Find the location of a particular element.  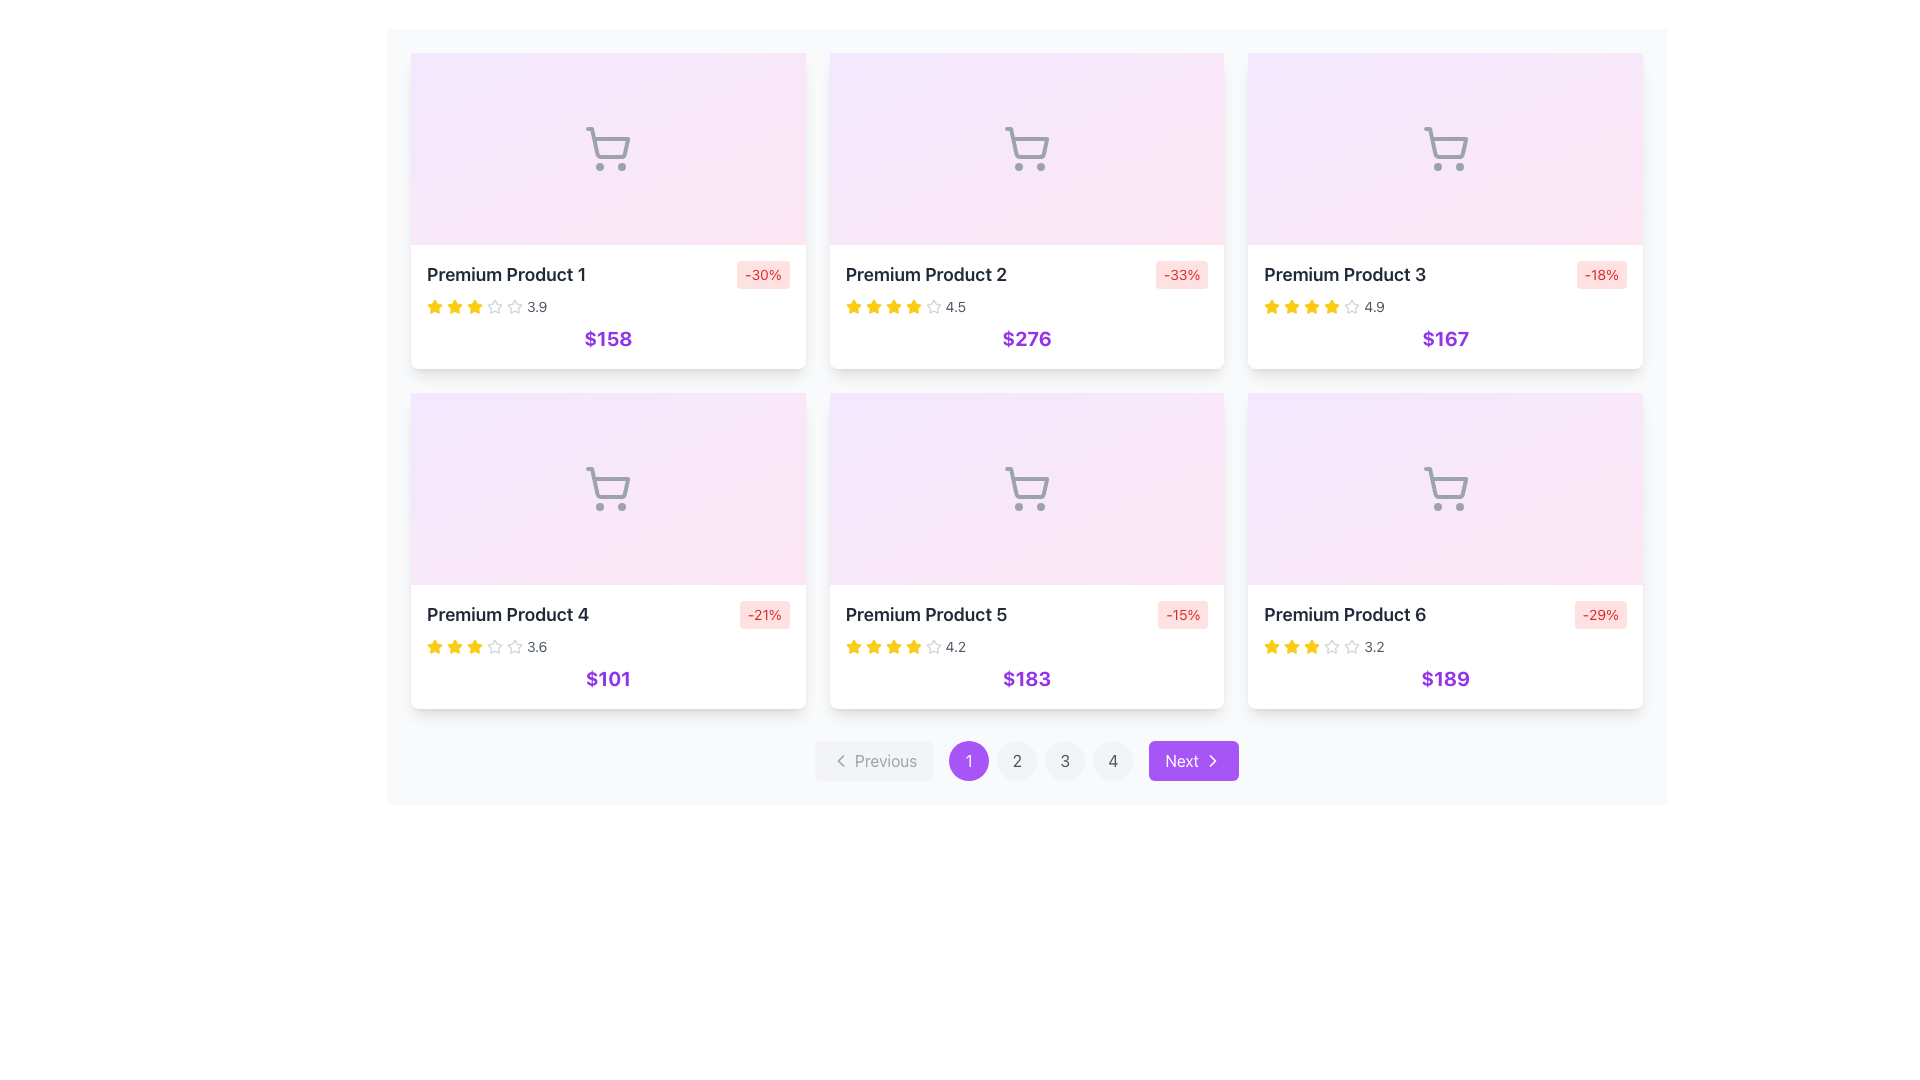

price displayed in the bold, large purple text label showing '$276' located below the rating display of the 'Premium Product 2' card is located at coordinates (1027, 338).